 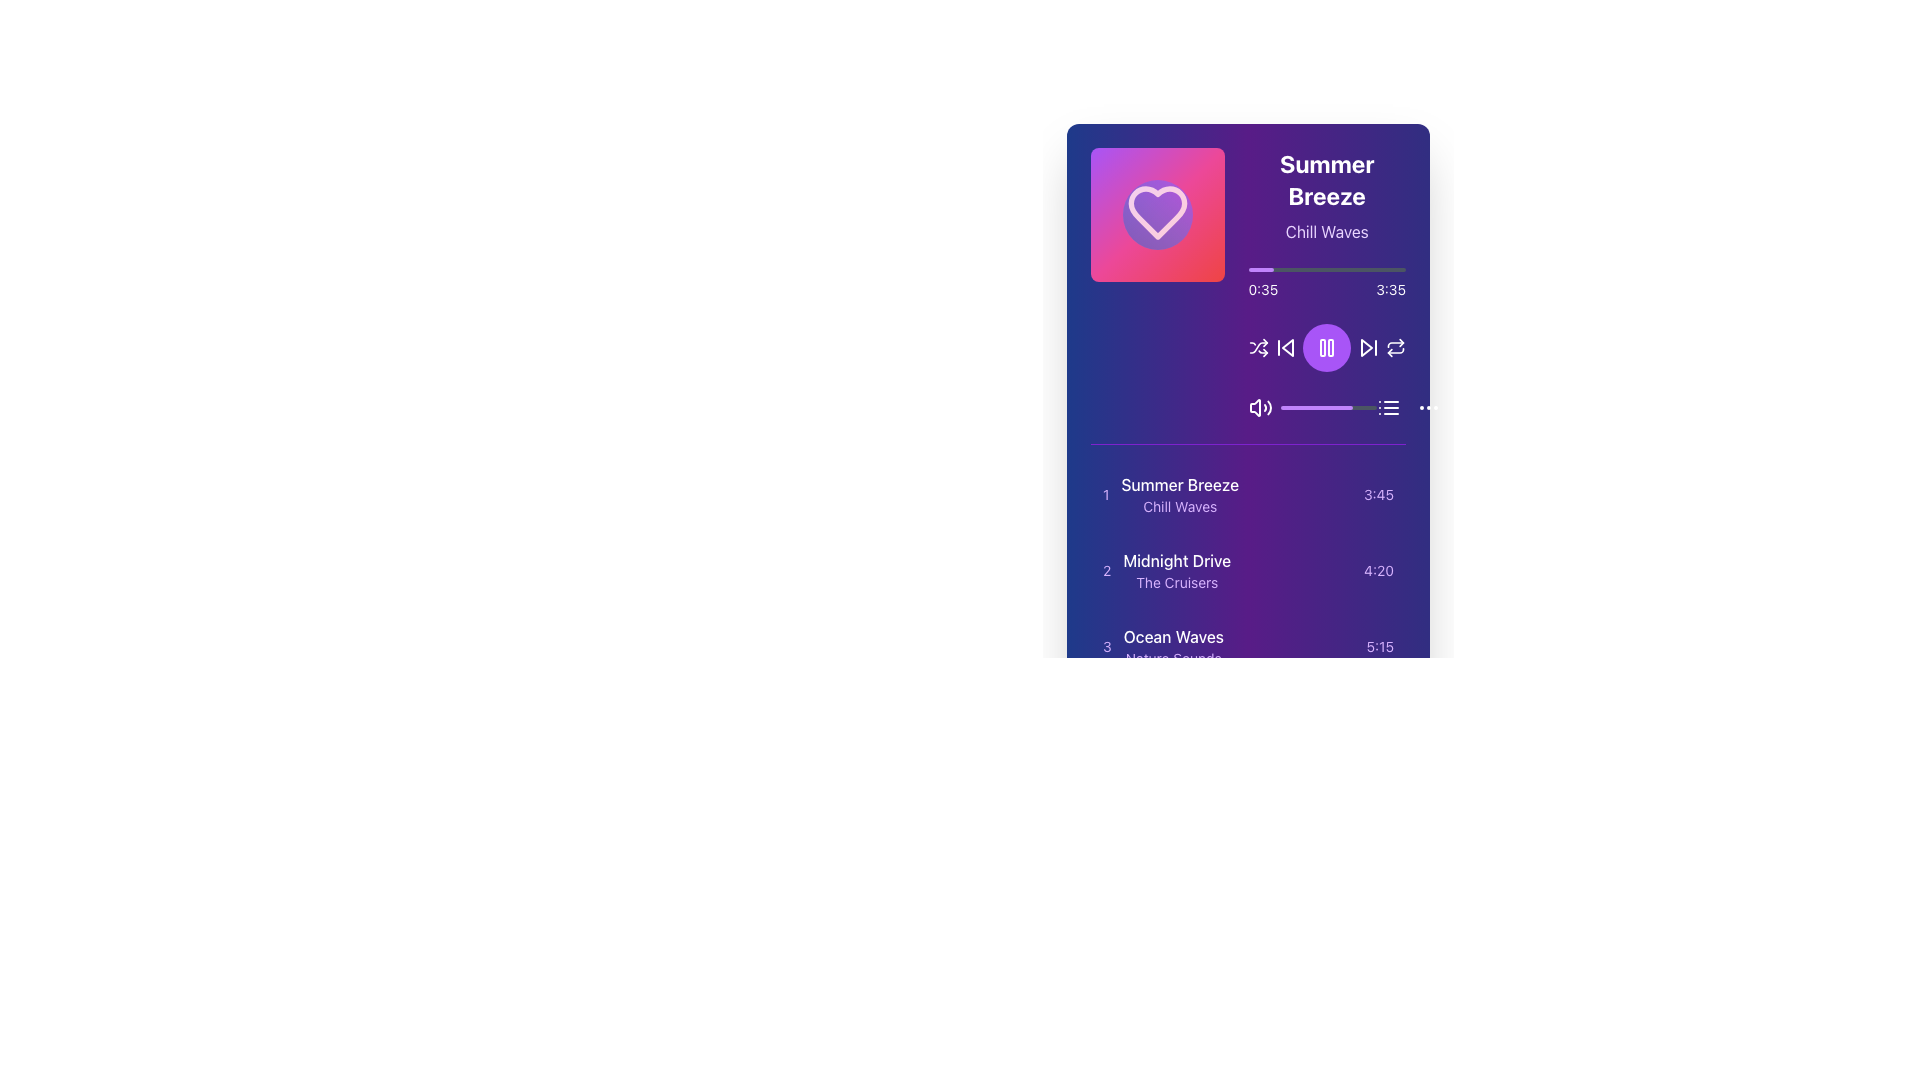 What do you see at coordinates (1362, 407) in the screenshot?
I see `the progress value` at bounding box center [1362, 407].